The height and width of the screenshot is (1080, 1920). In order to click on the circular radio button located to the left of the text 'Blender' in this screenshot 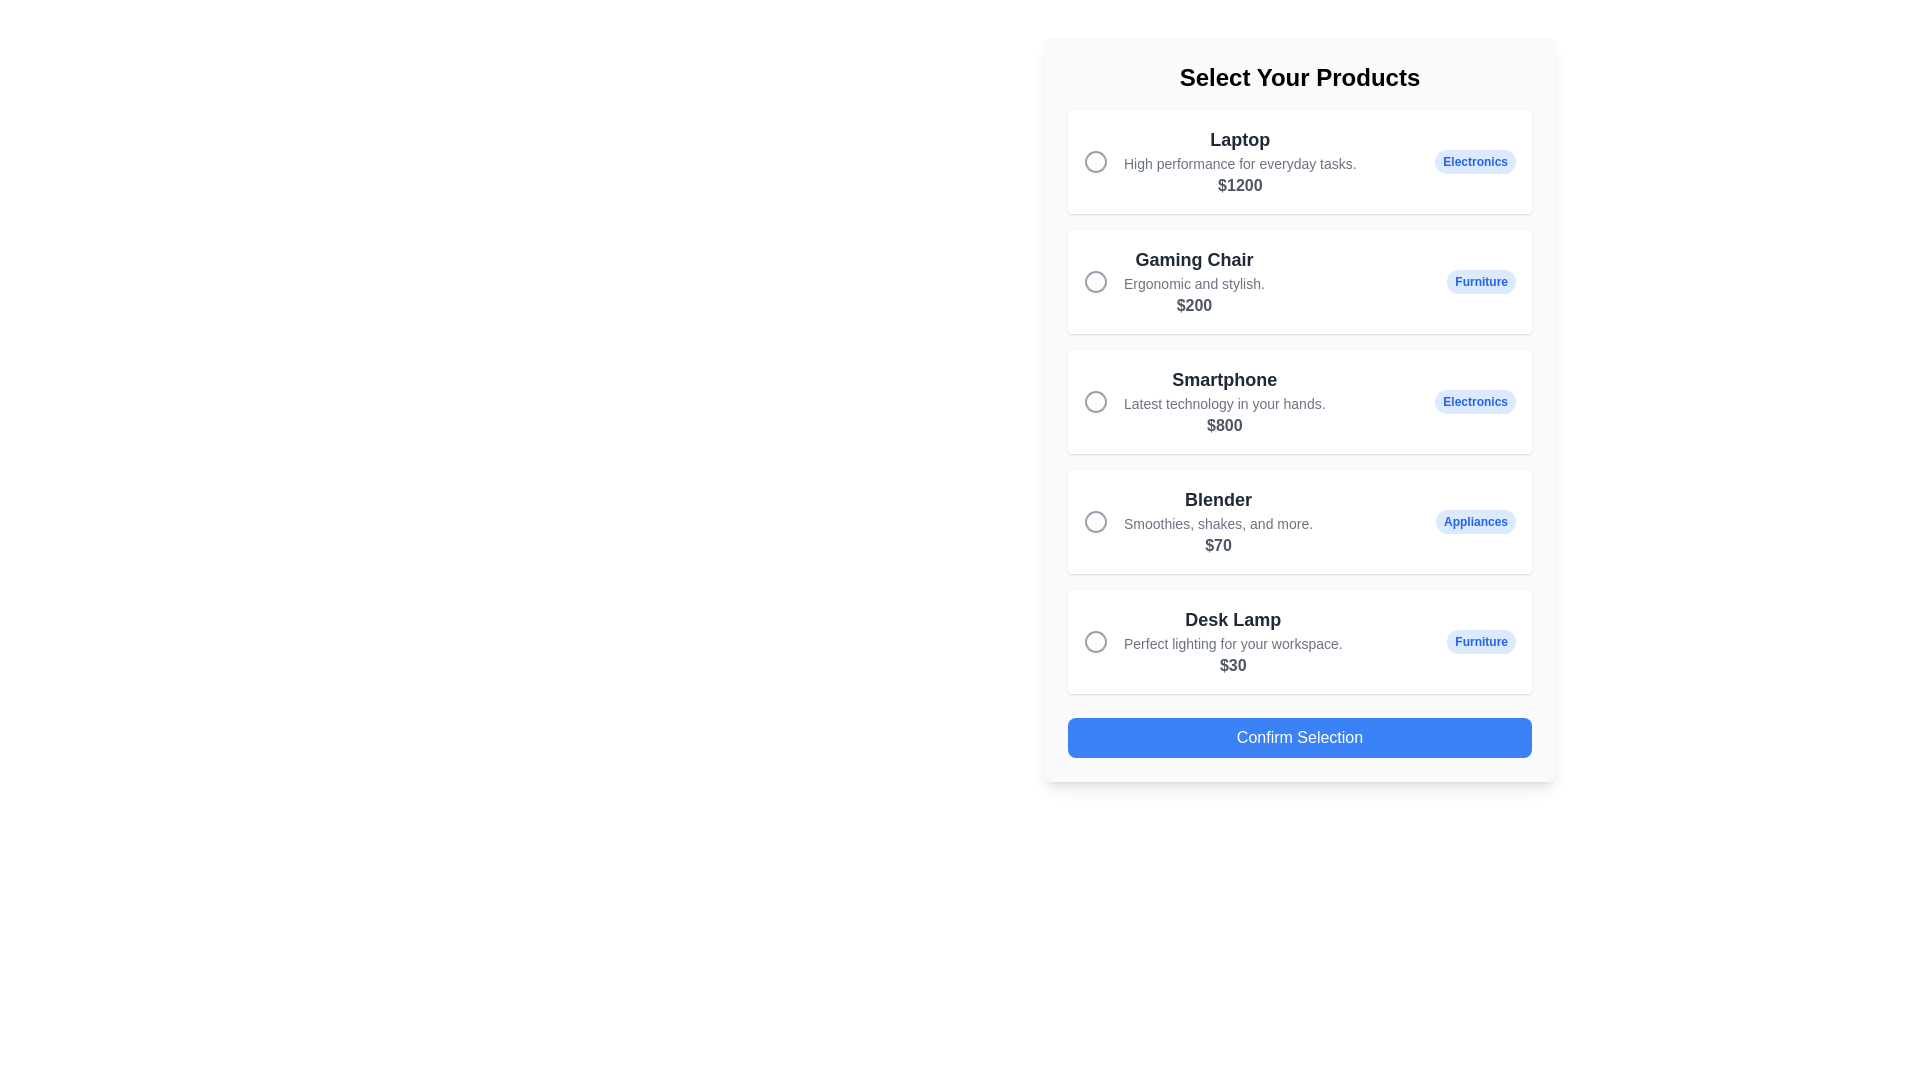, I will do `click(1094, 520)`.